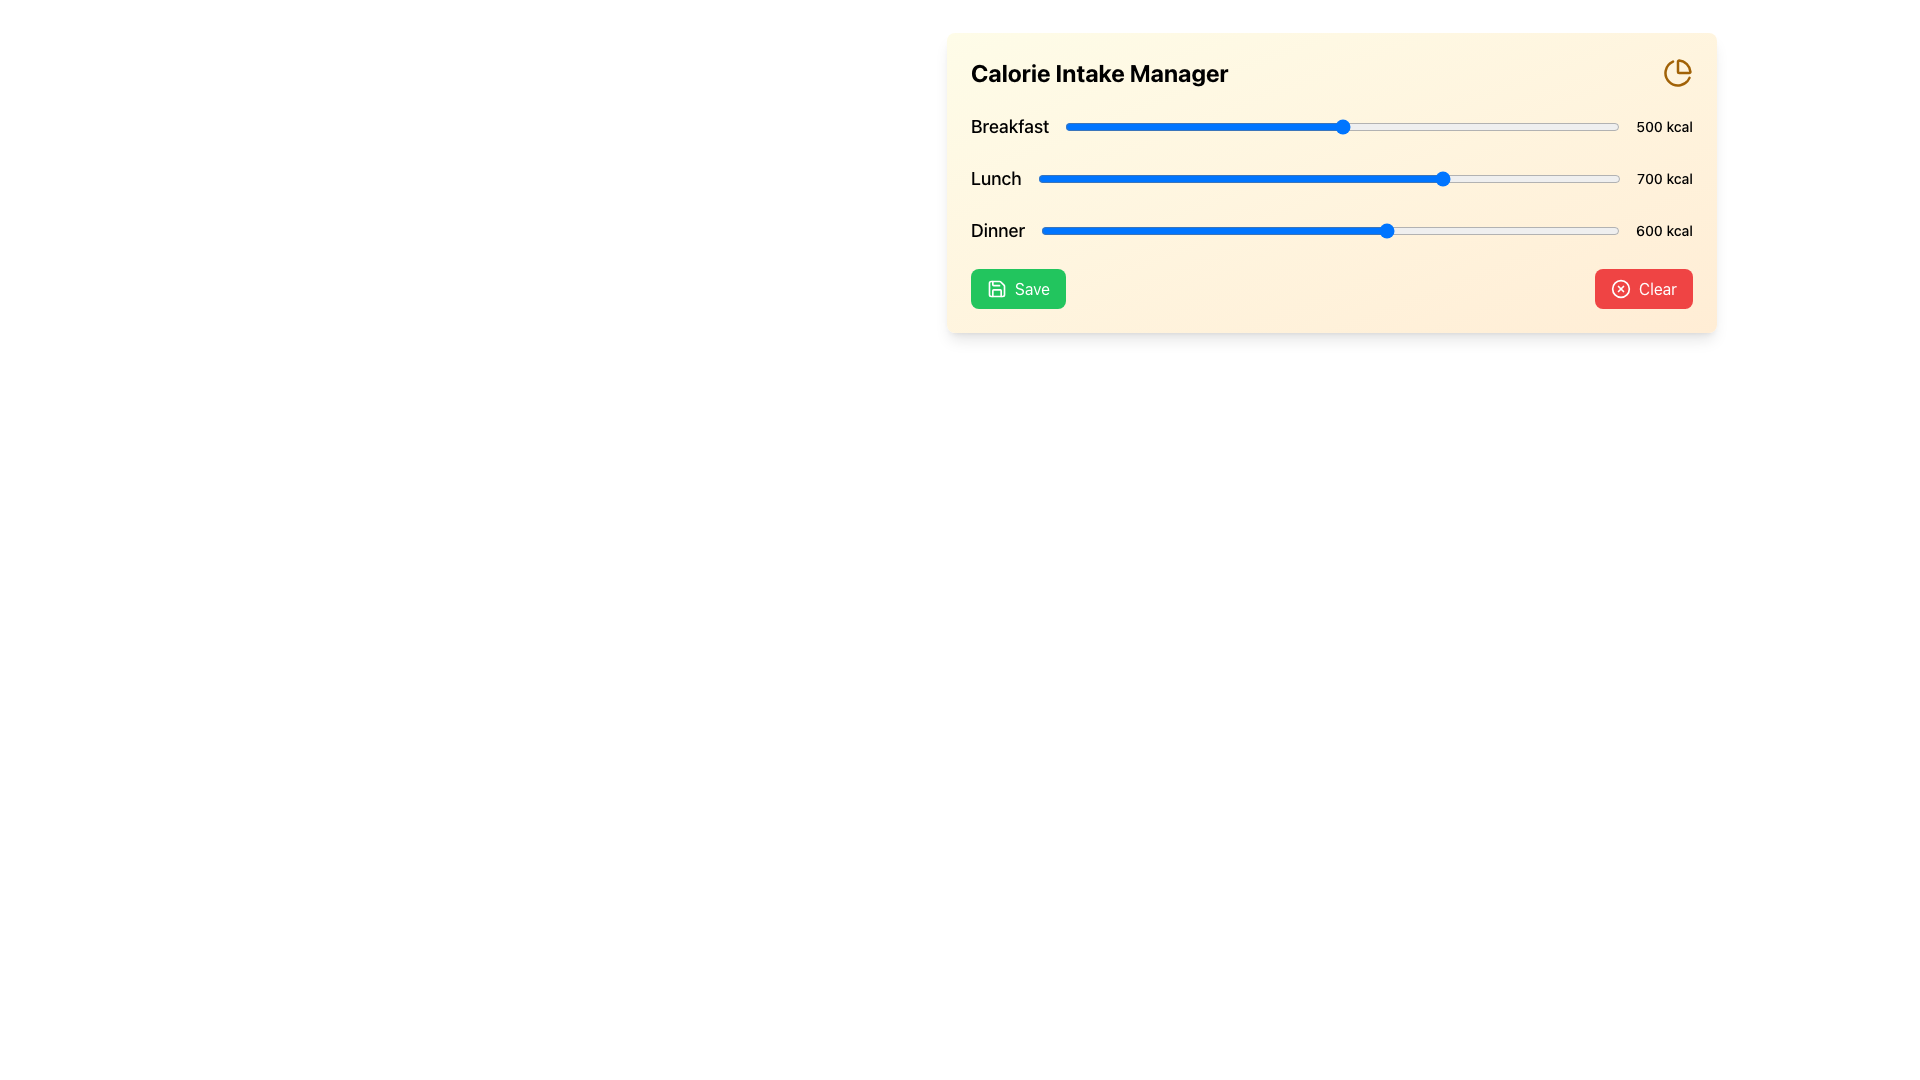  What do you see at coordinates (1098, 72) in the screenshot?
I see `the 'Calorie Intake Manager' text label, which is the prominent title in the top-left section of the card-like interface` at bounding box center [1098, 72].